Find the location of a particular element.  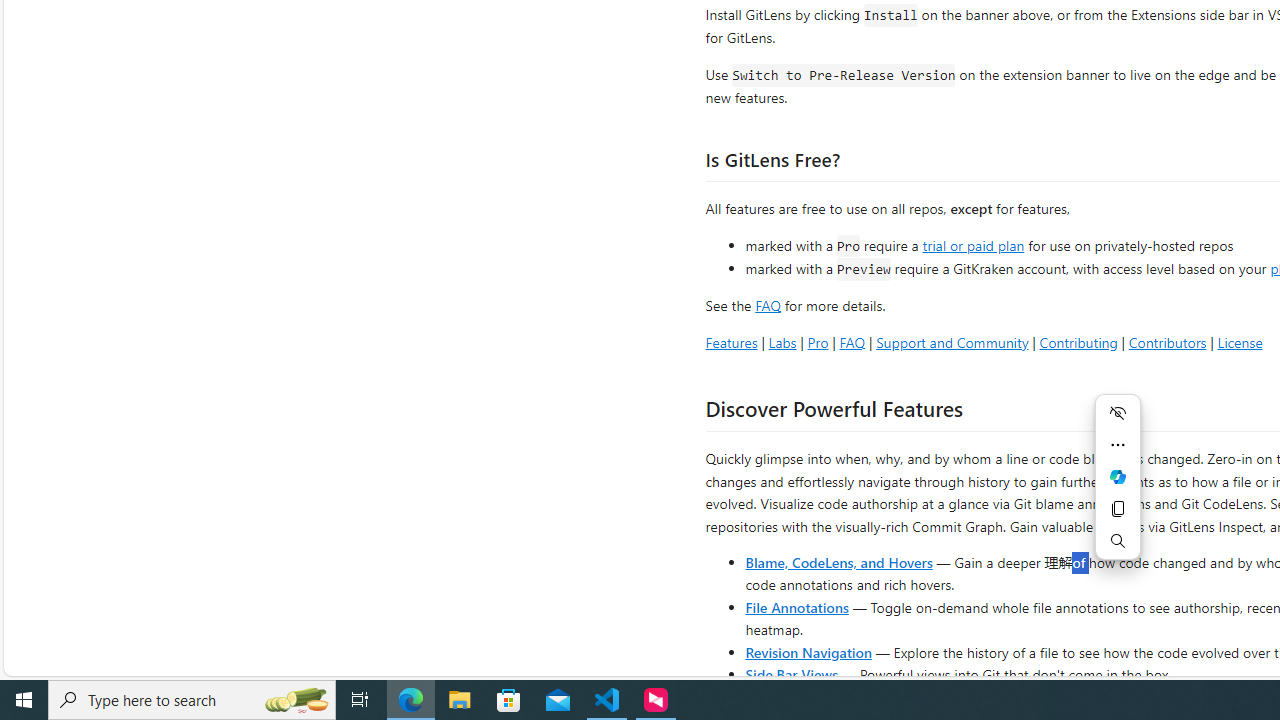

'Support and Community' is located at coordinates (951, 341).